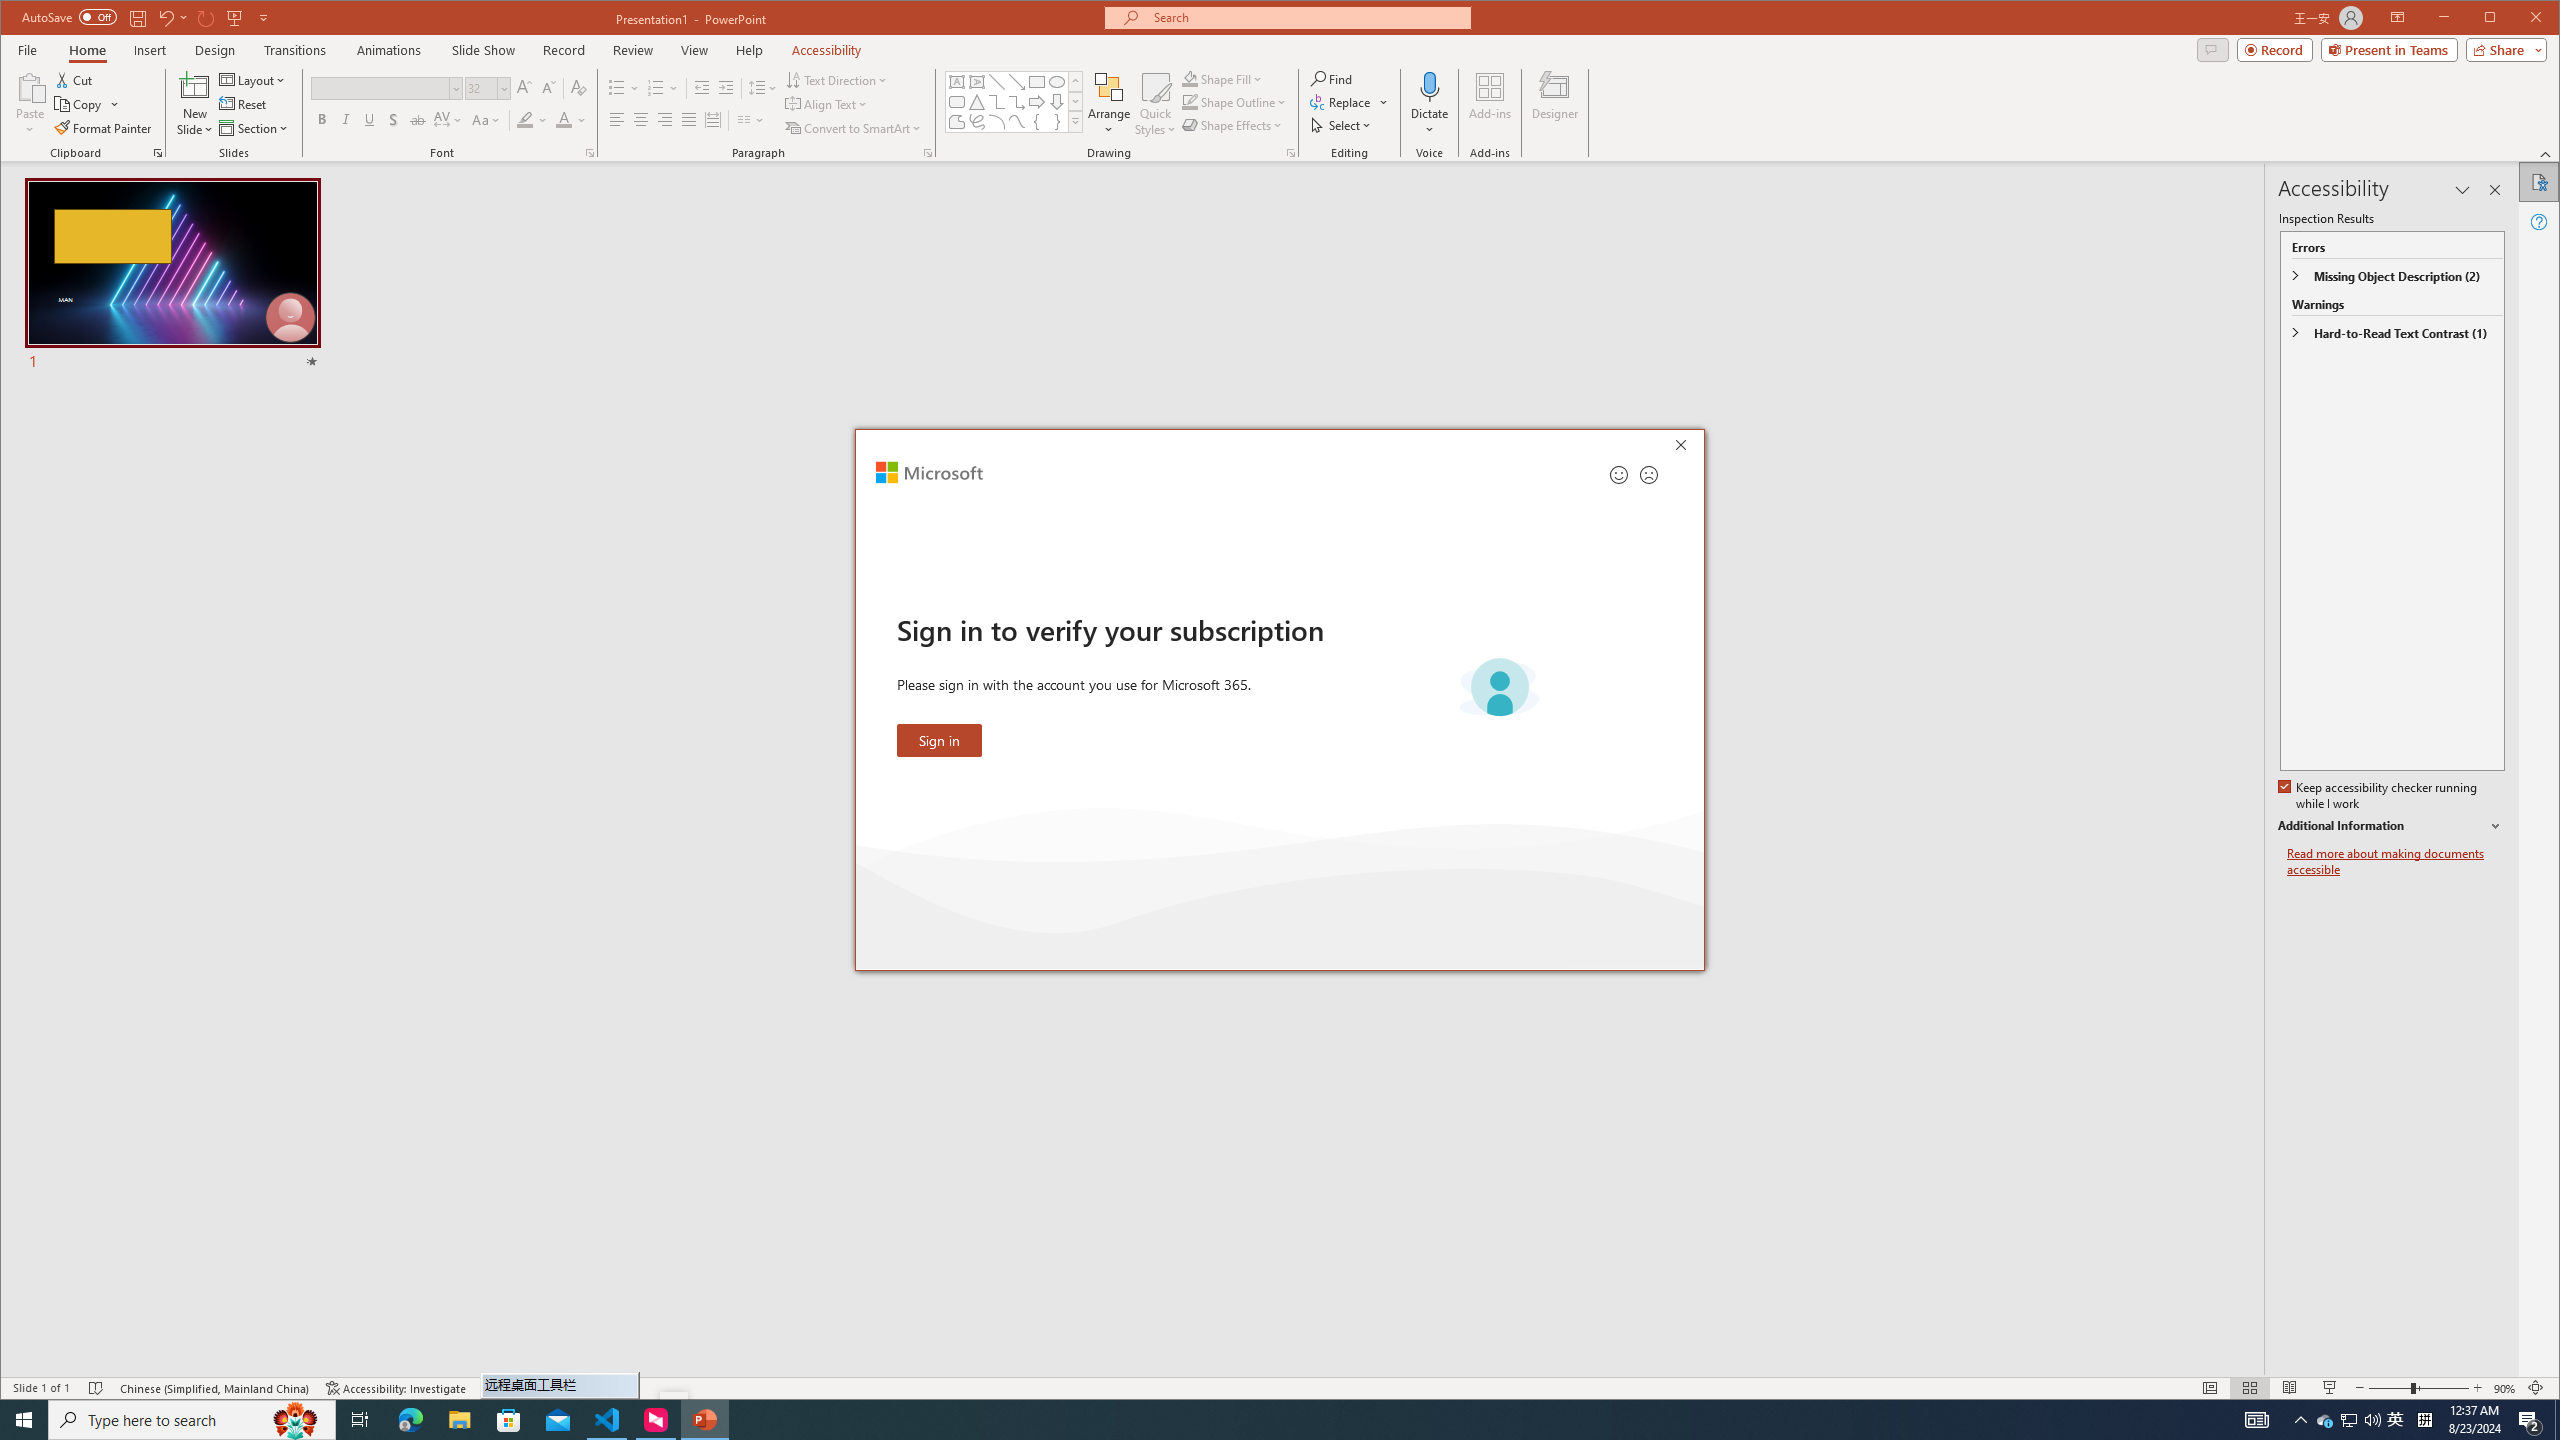 The height and width of the screenshot is (1440, 2560). What do you see at coordinates (409, 1418) in the screenshot?
I see `'Microsoft Edge'` at bounding box center [409, 1418].